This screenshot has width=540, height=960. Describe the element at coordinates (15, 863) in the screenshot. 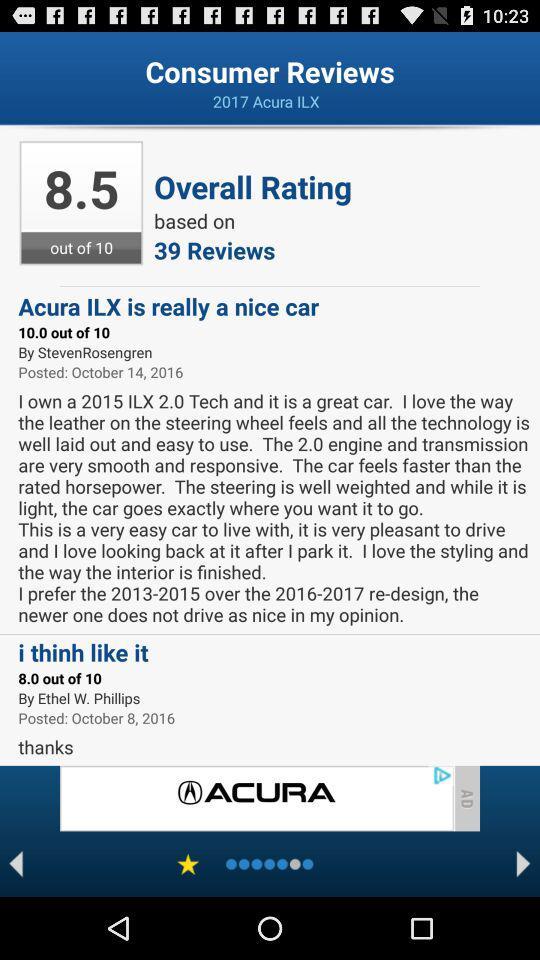

I see `previous page` at that location.